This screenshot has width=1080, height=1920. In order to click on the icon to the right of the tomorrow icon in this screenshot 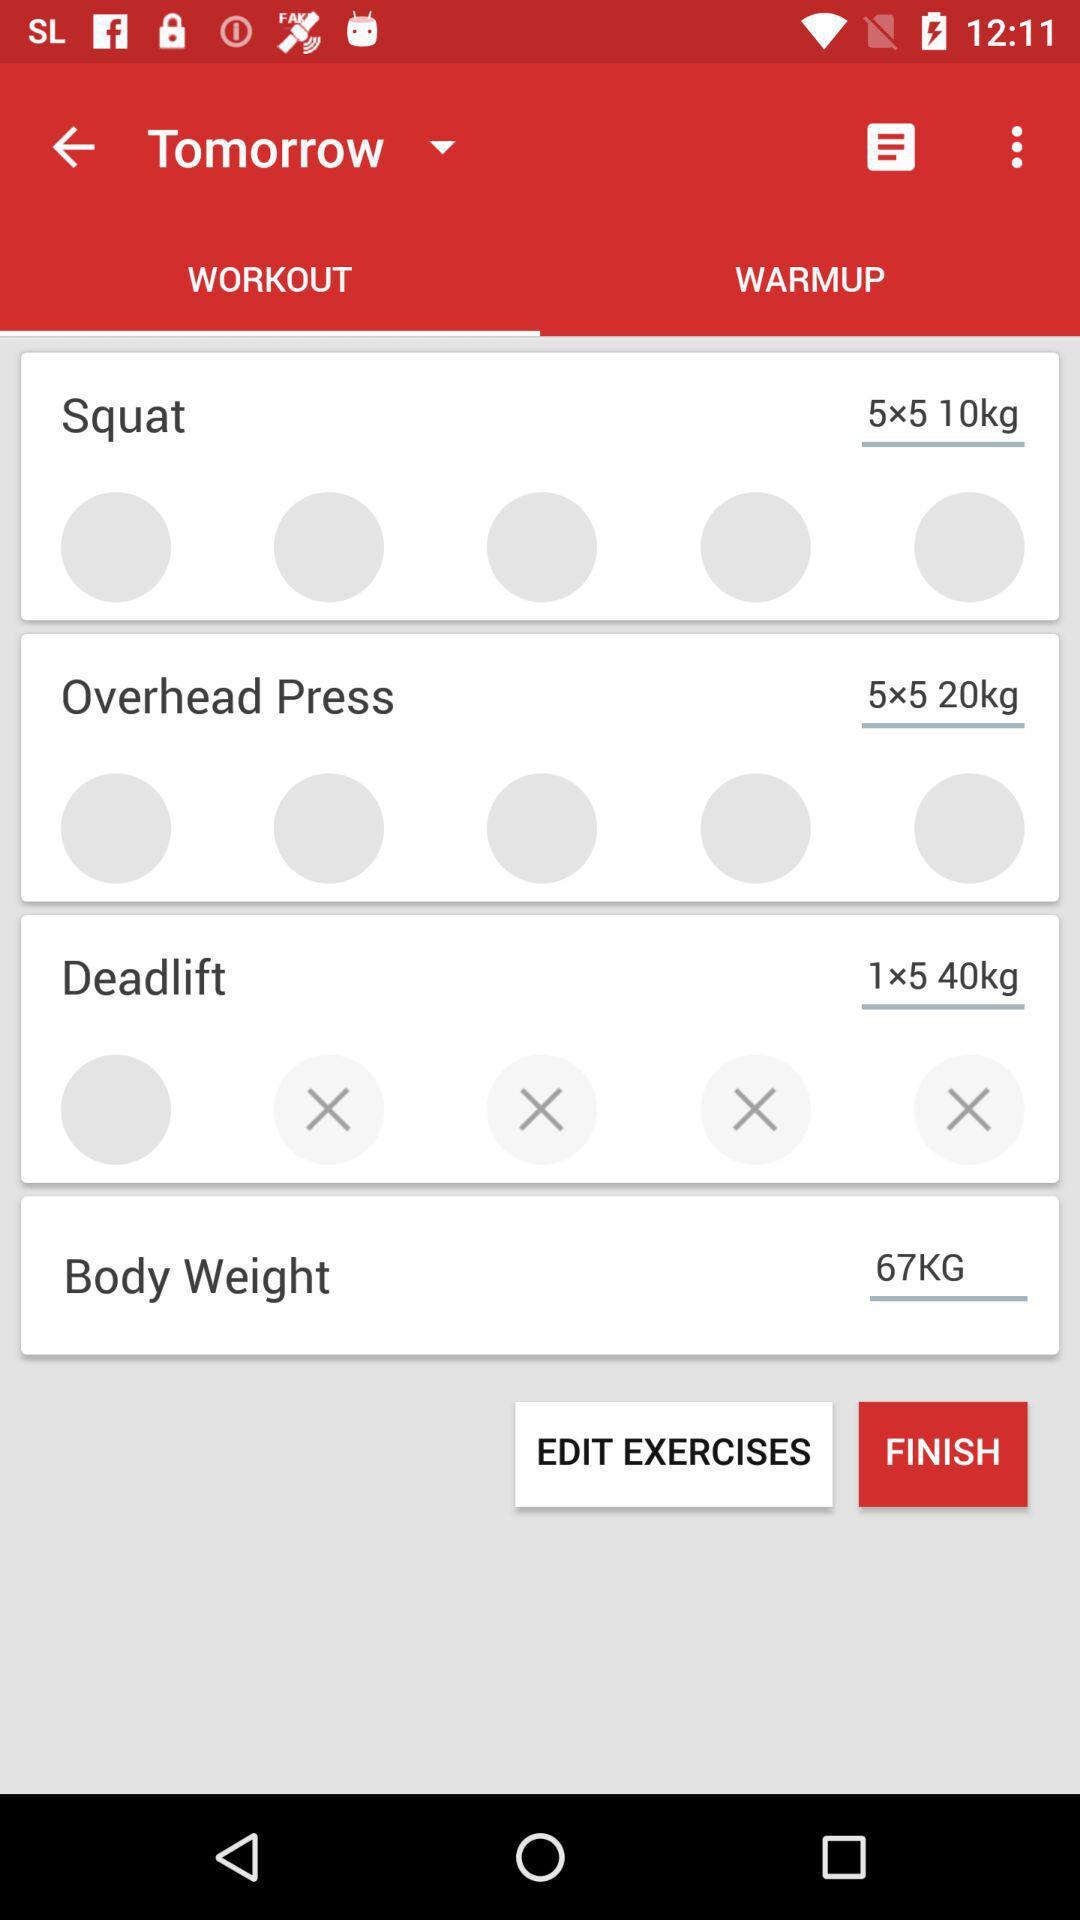, I will do `click(890, 146)`.